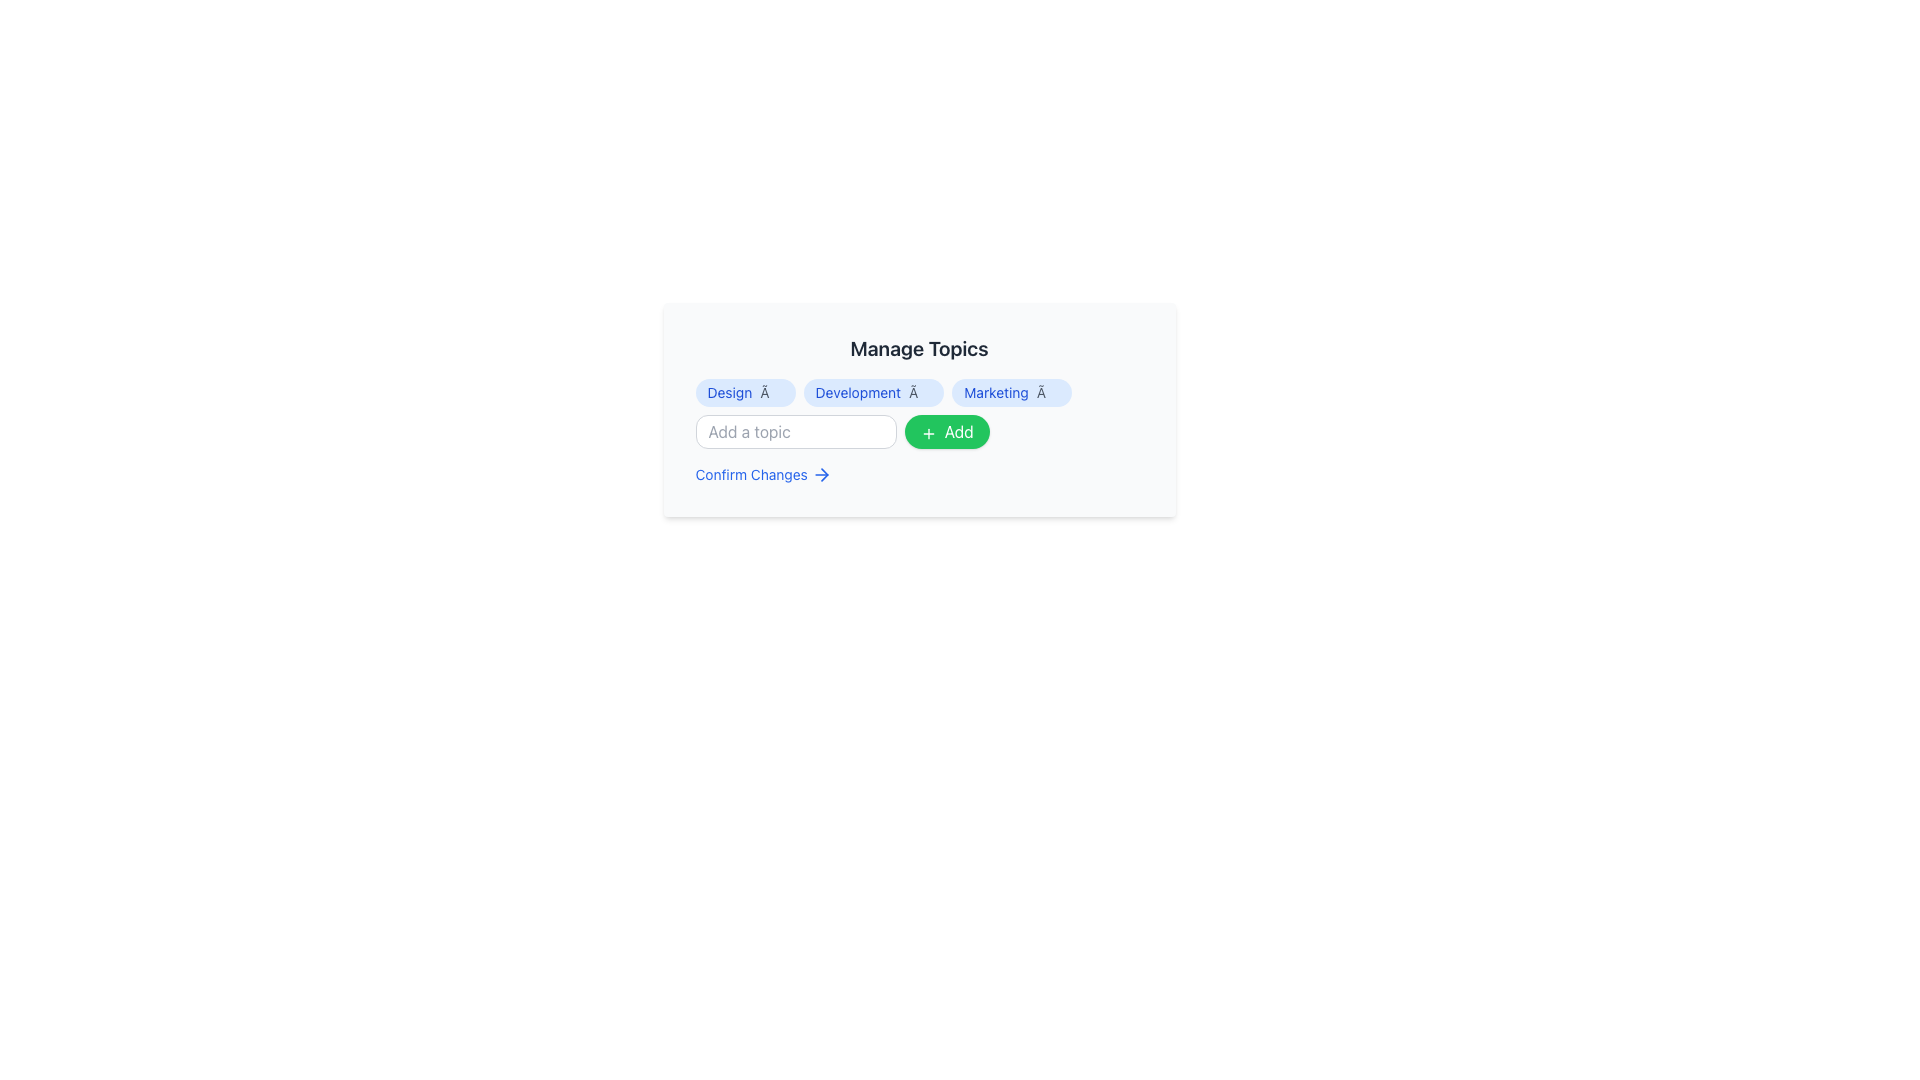 The width and height of the screenshot is (1920, 1080). What do you see at coordinates (770, 393) in the screenshot?
I see `the interactive '×' symbol button at the end of the 'Design' tag` at bounding box center [770, 393].